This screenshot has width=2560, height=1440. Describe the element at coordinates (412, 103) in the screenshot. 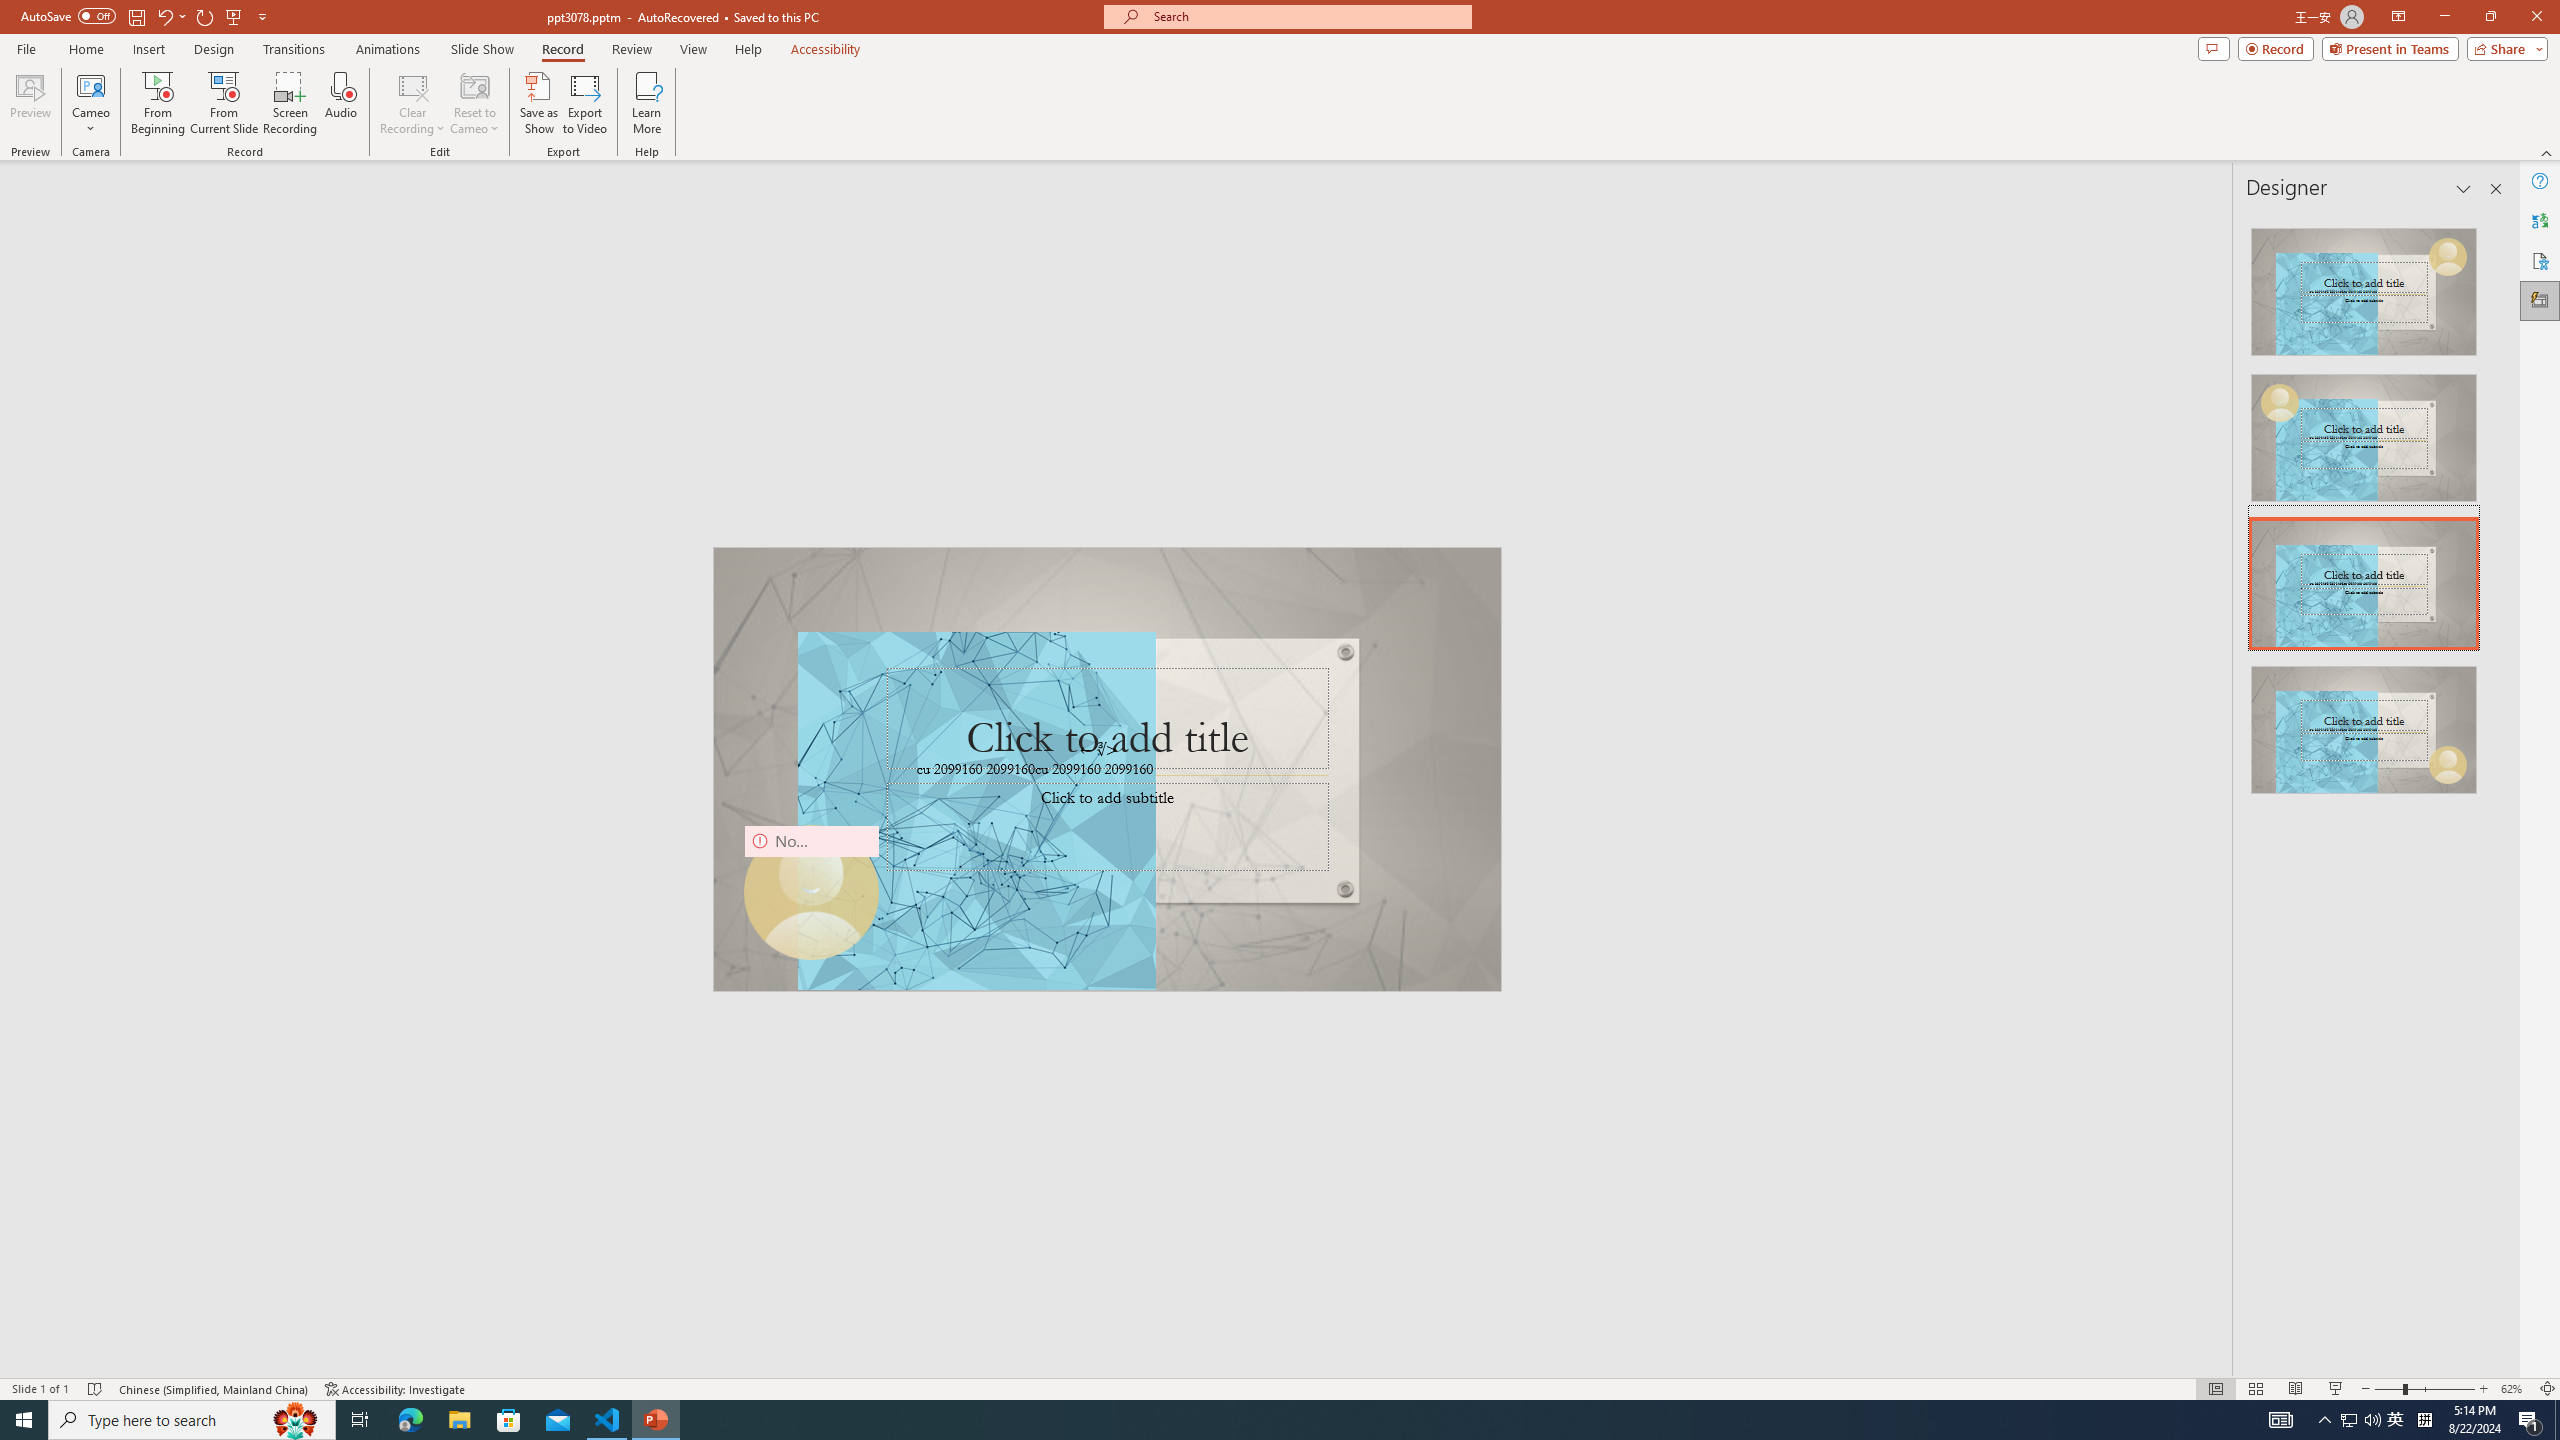

I see `'Clear Recording'` at that location.